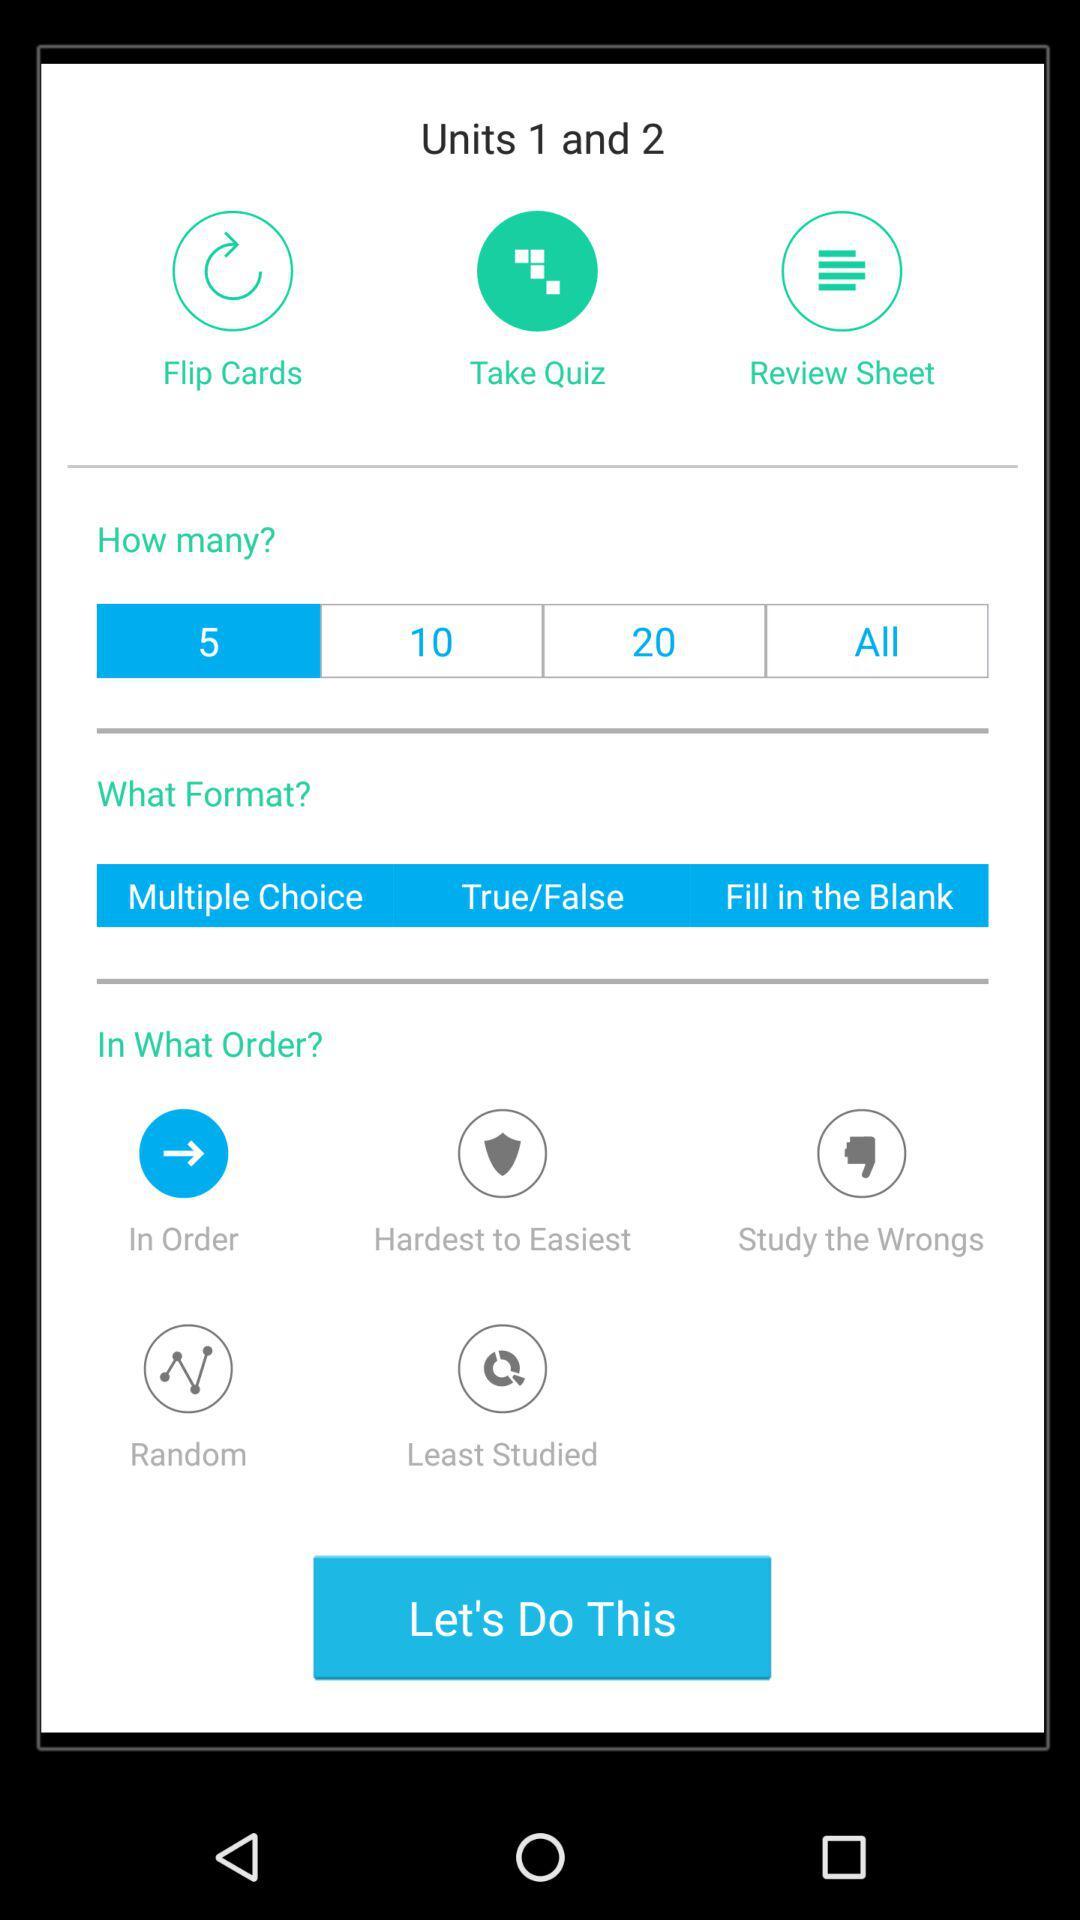 The image size is (1080, 1920). Describe the element at coordinates (839, 894) in the screenshot. I see `item next to true/false` at that location.